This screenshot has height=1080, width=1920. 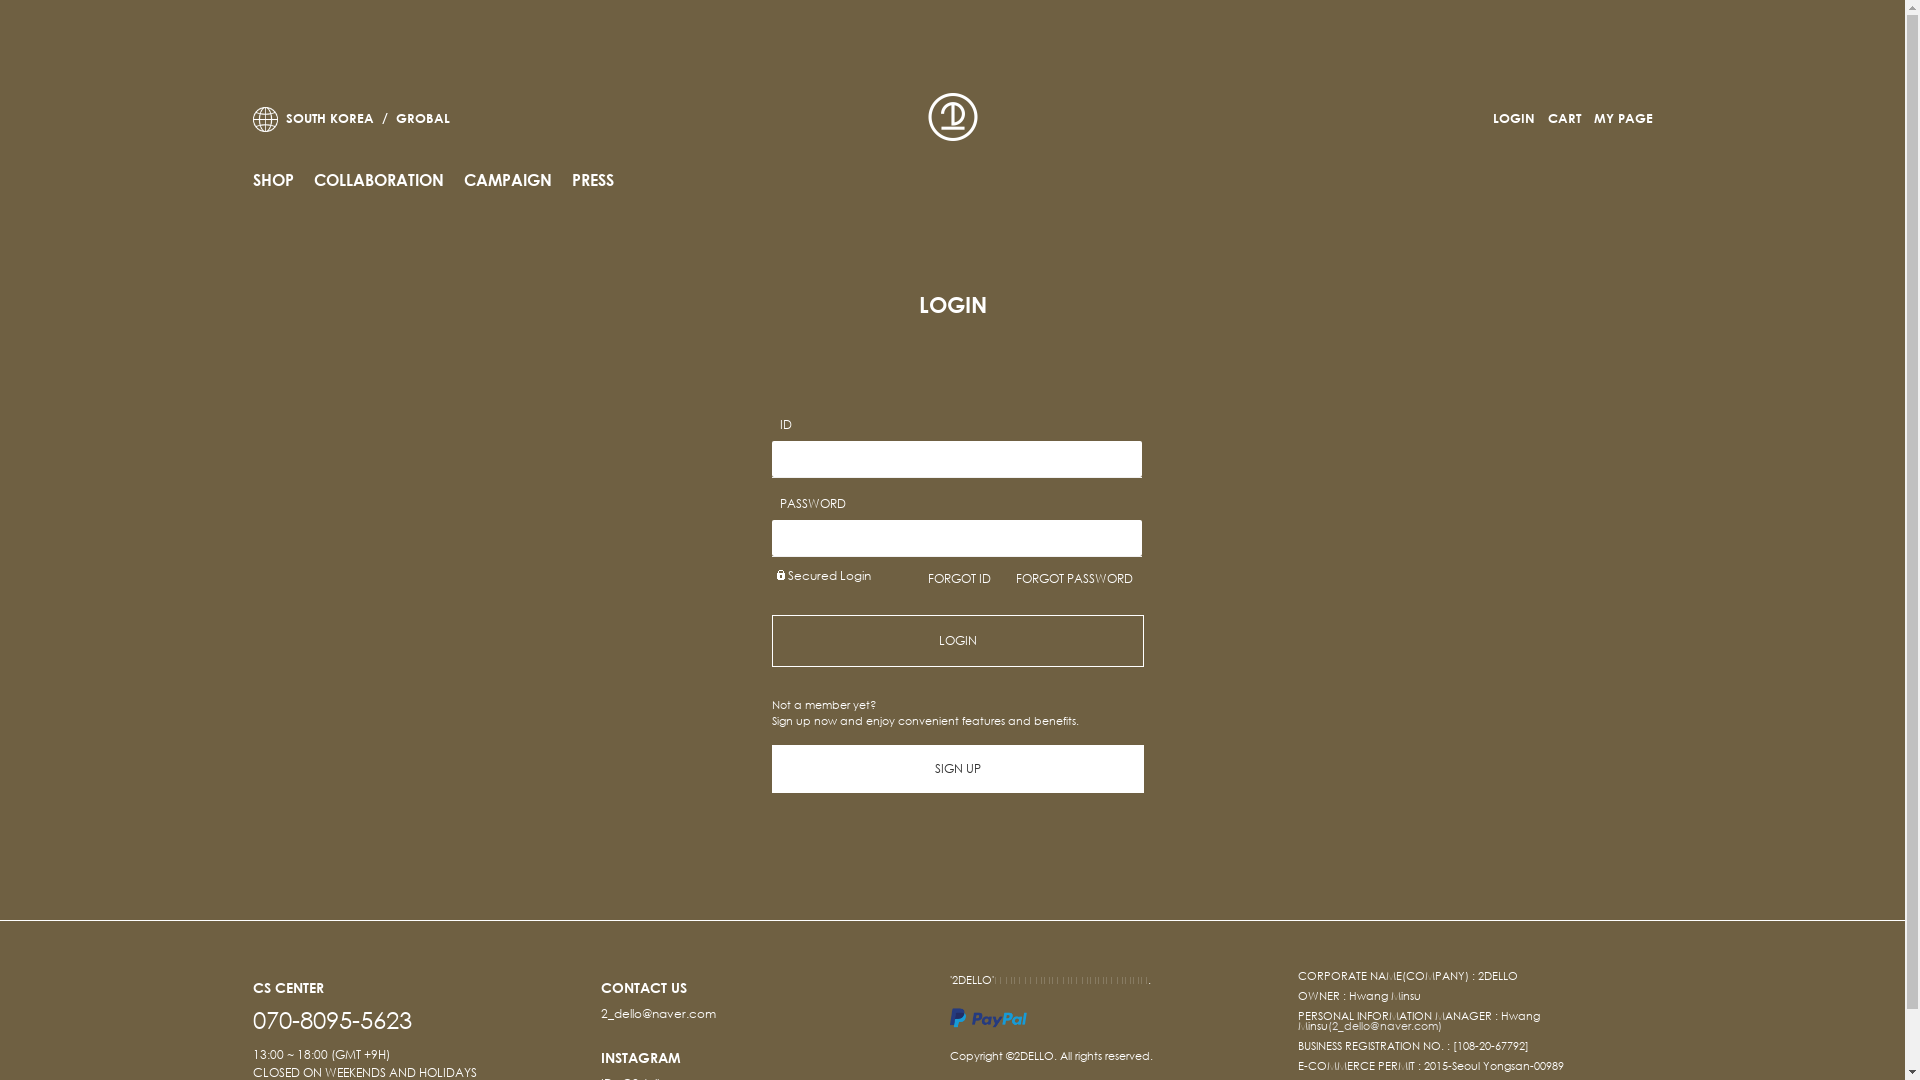 What do you see at coordinates (1536, 118) in the screenshot?
I see `'CART'` at bounding box center [1536, 118].